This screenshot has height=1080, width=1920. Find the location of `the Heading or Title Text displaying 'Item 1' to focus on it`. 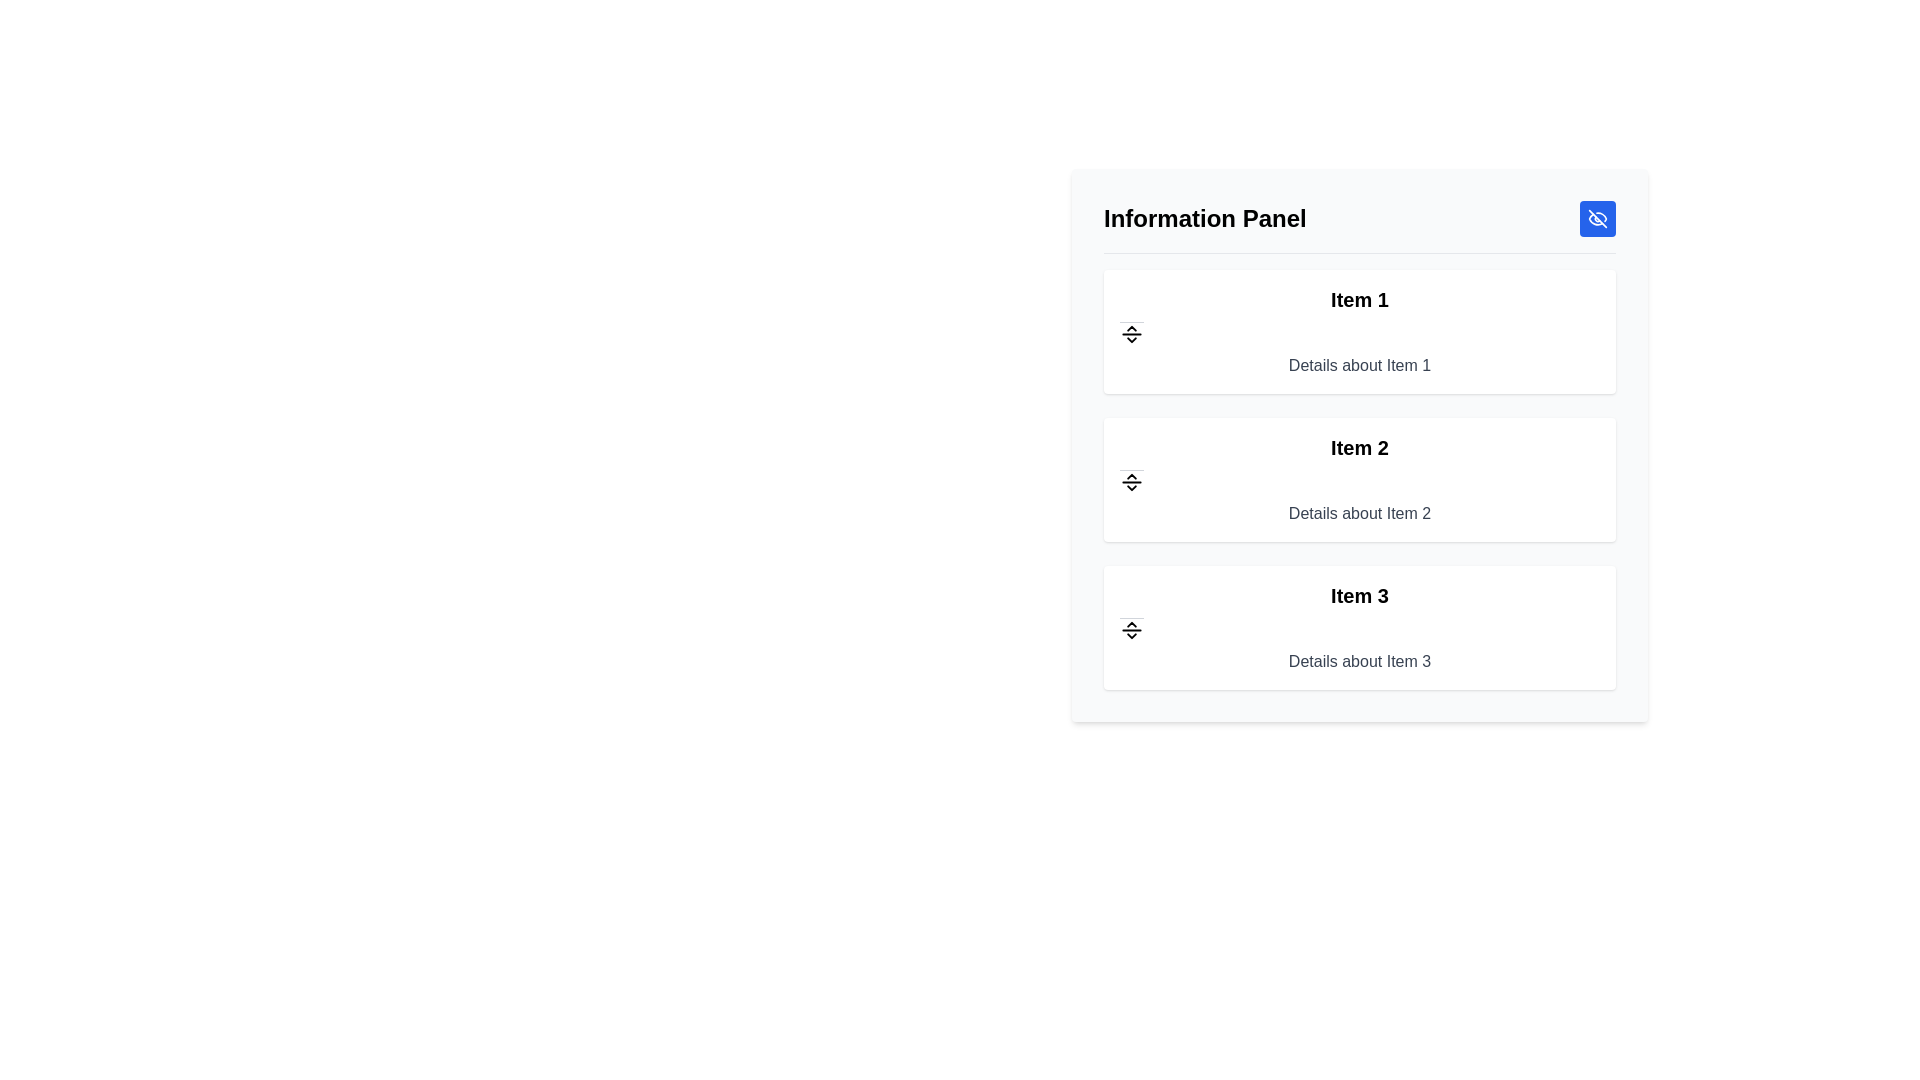

the Heading or Title Text displaying 'Item 1' to focus on it is located at coordinates (1359, 300).